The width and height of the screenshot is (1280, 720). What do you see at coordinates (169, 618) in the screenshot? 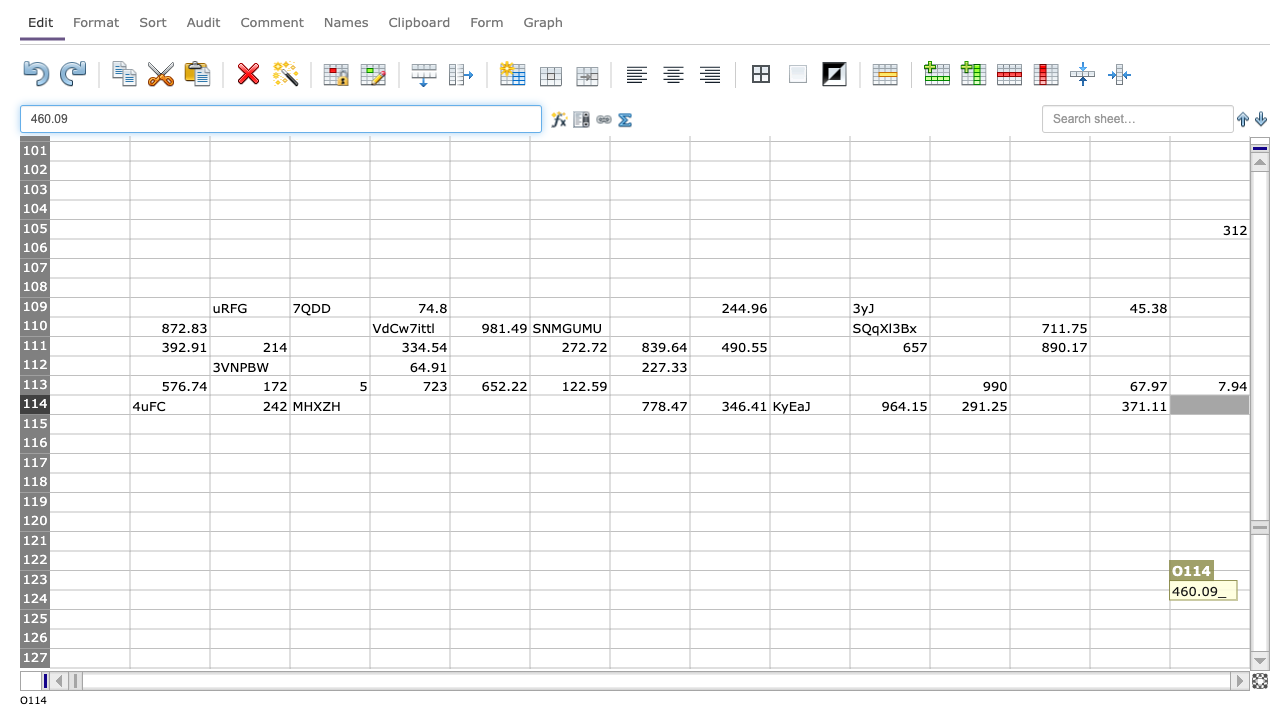
I see `column B row 125` at bounding box center [169, 618].